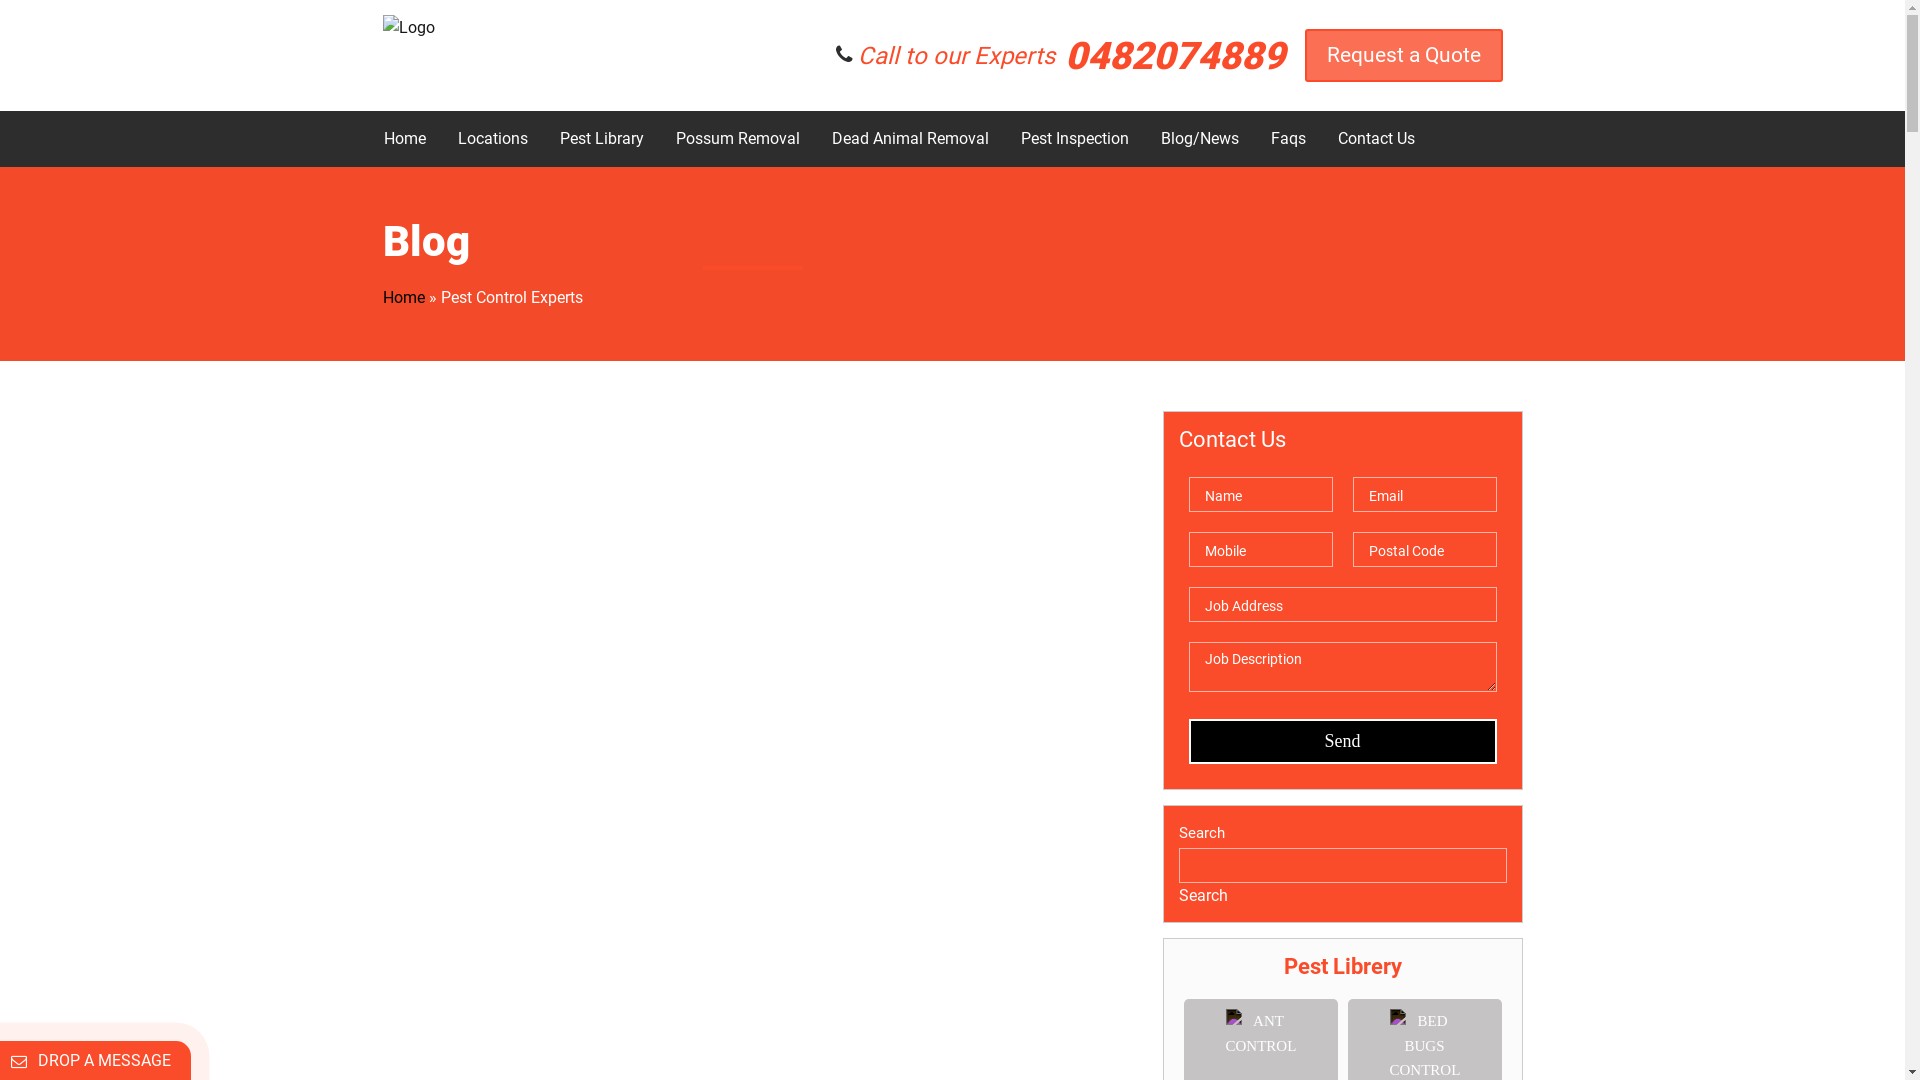 This screenshot has height=1080, width=1920. What do you see at coordinates (1401, 53) in the screenshot?
I see `'Request a Quote'` at bounding box center [1401, 53].